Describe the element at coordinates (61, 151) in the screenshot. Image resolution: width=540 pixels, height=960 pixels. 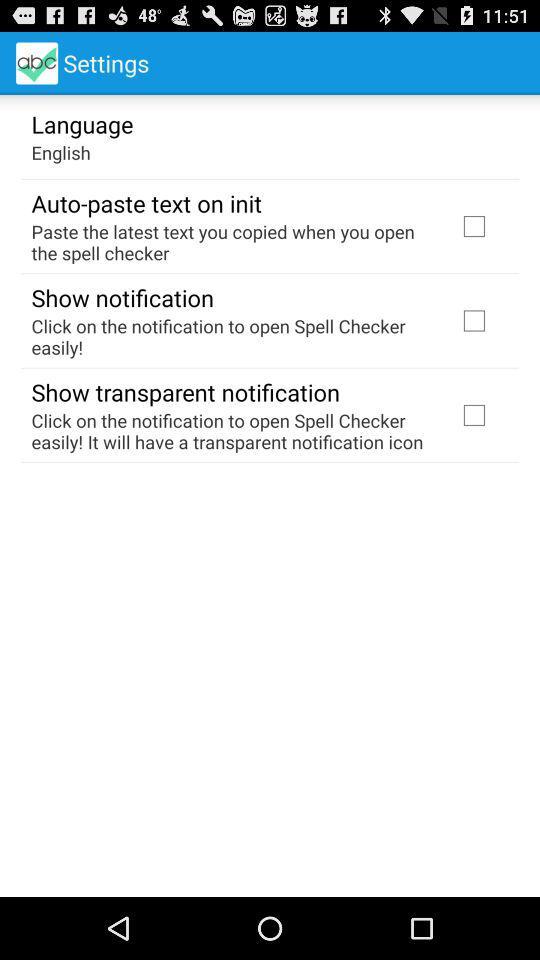
I see `item below the language app` at that location.